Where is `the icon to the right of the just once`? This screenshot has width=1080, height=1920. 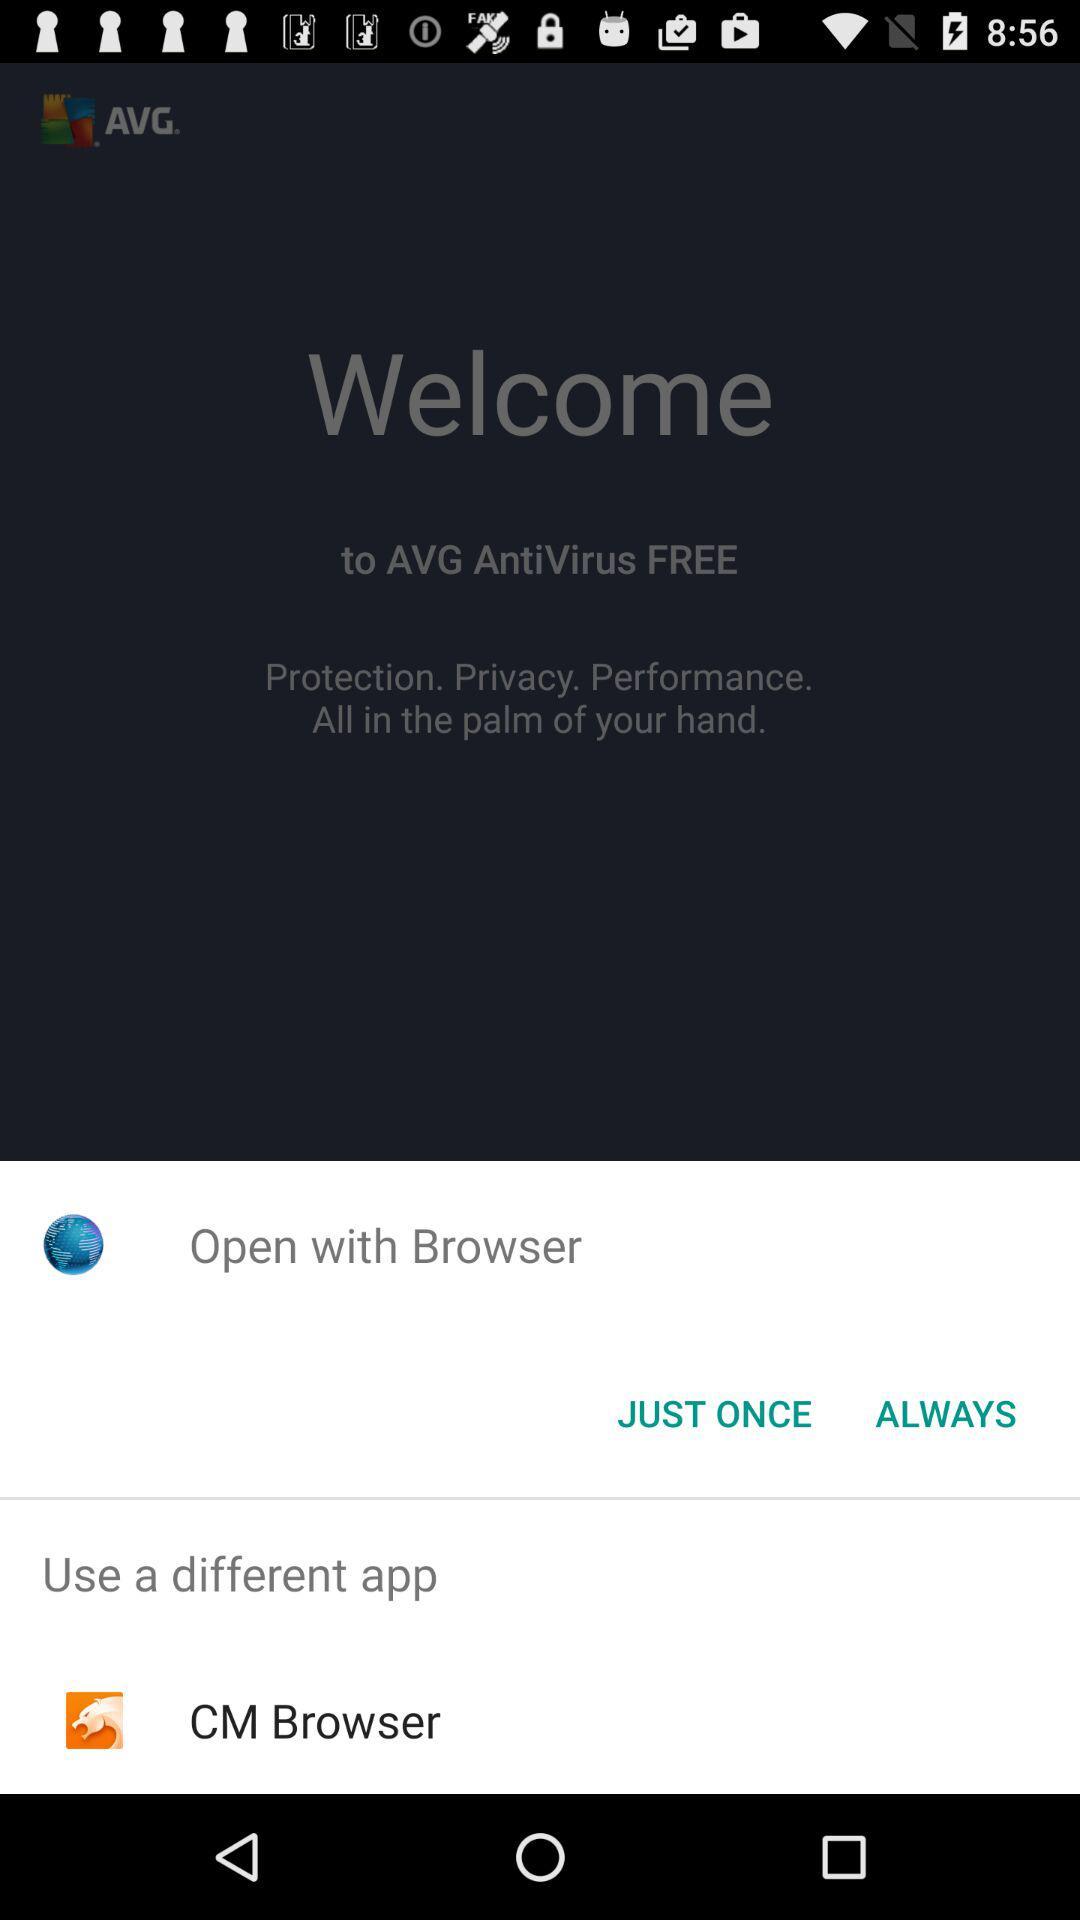
the icon to the right of the just once is located at coordinates (945, 1411).